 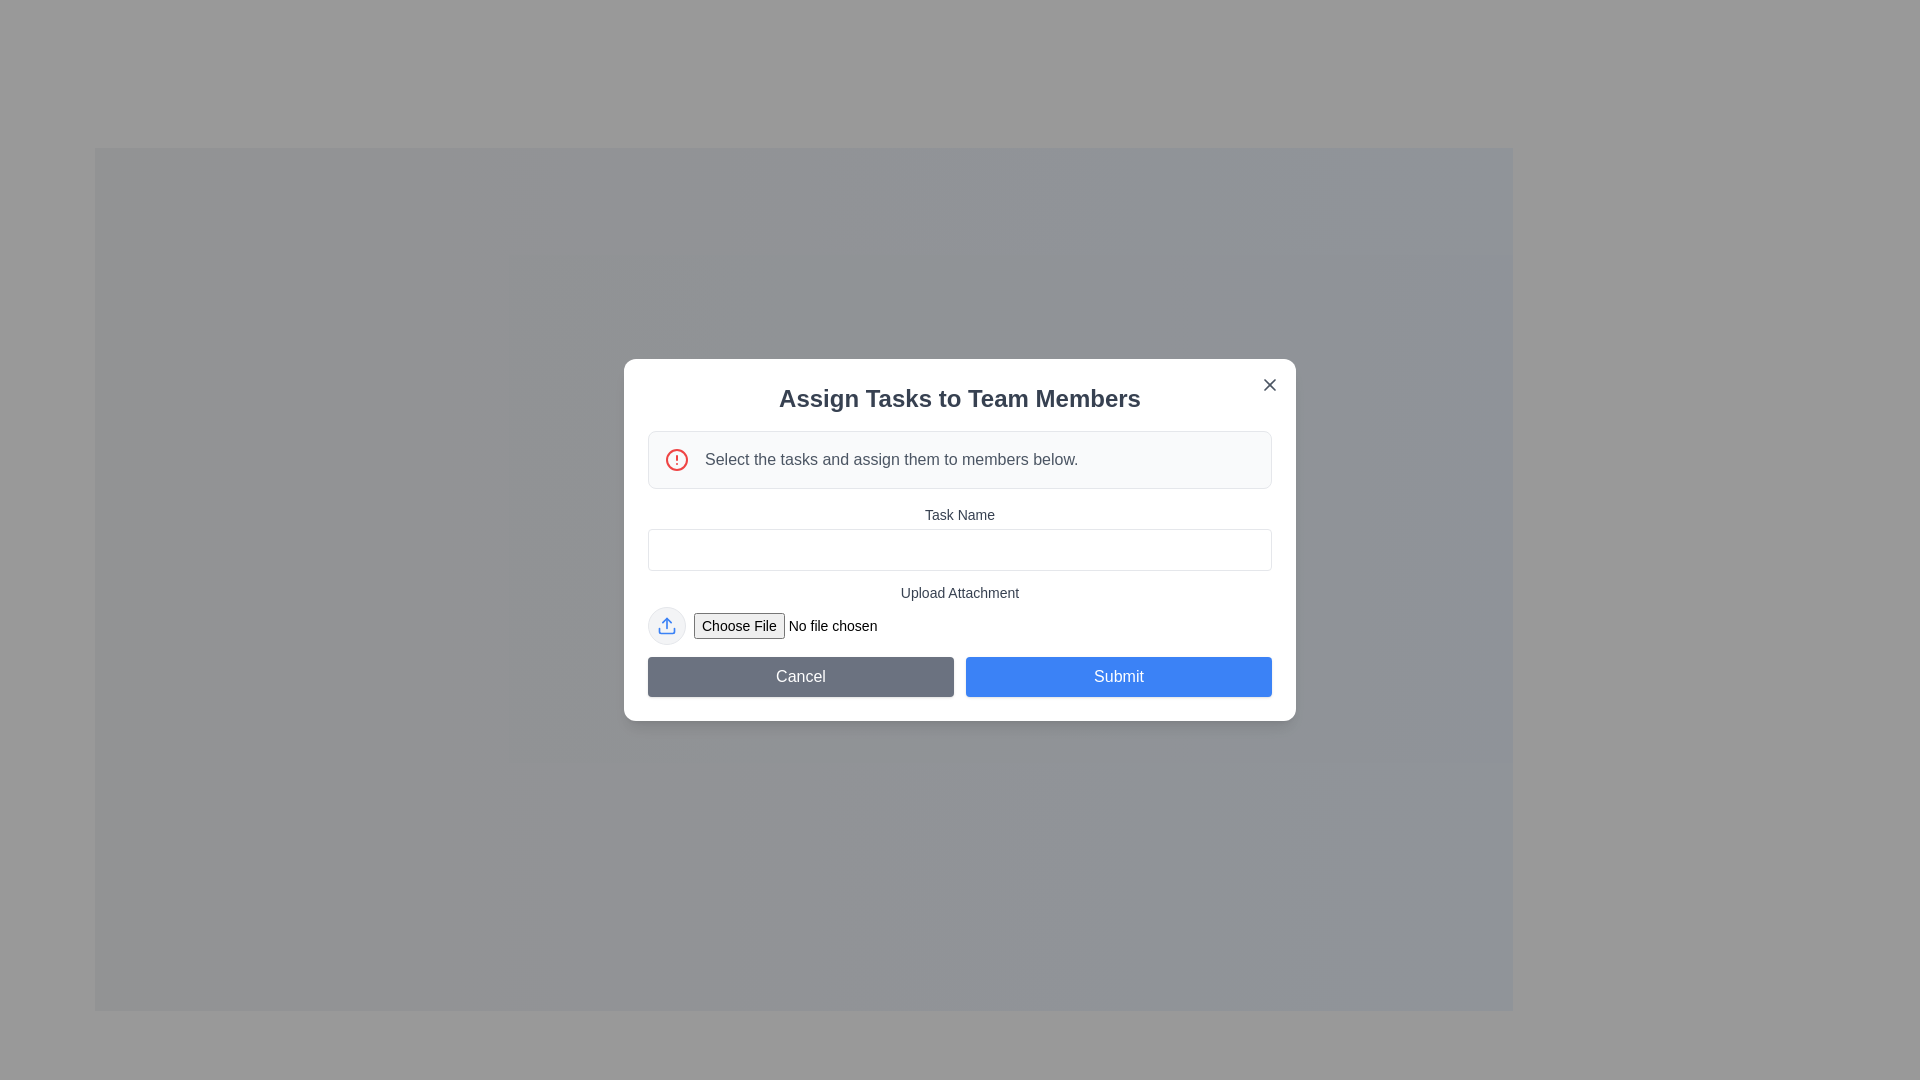 What do you see at coordinates (1269, 385) in the screenshot?
I see `the close button, which is a small gray 'X' icon located in the top-right corner of the modal dialog, to change its color` at bounding box center [1269, 385].